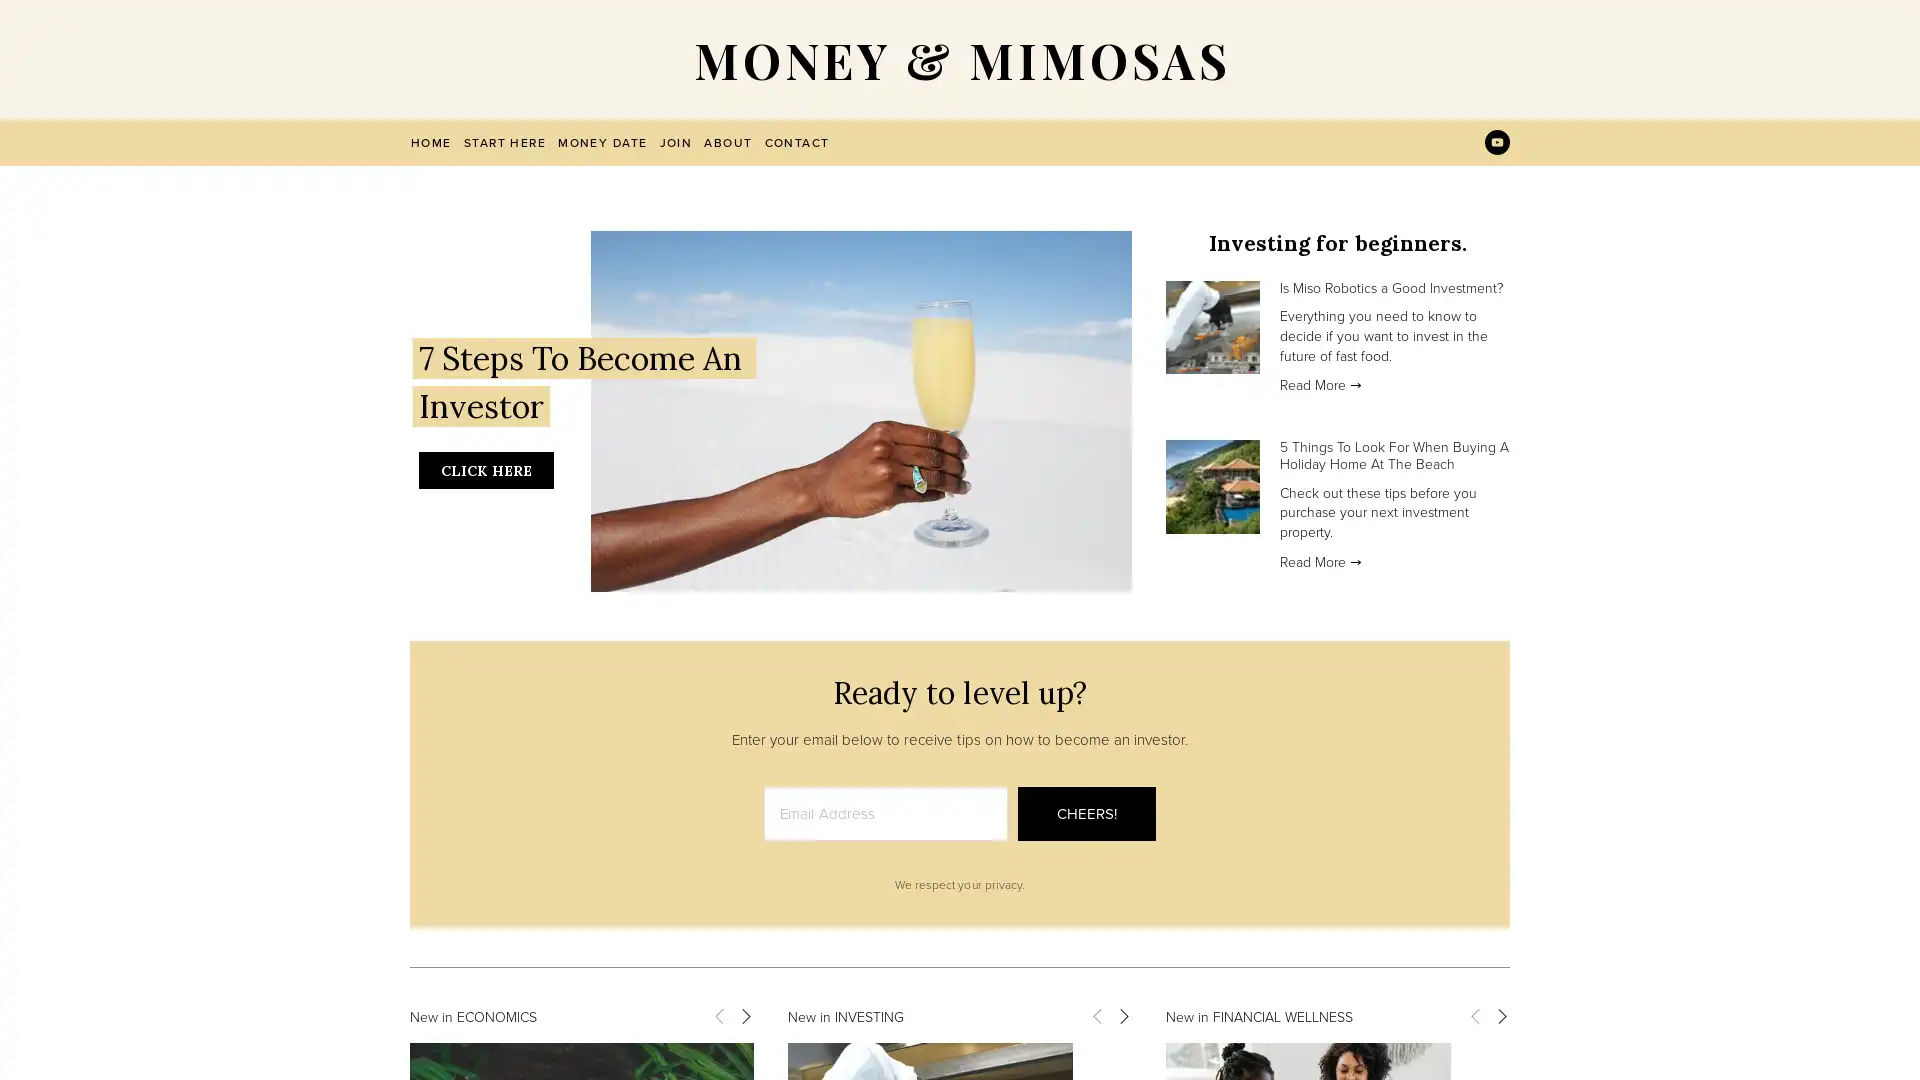  What do you see at coordinates (1123, 1014) in the screenshot?
I see `Next` at bounding box center [1123, 1014].